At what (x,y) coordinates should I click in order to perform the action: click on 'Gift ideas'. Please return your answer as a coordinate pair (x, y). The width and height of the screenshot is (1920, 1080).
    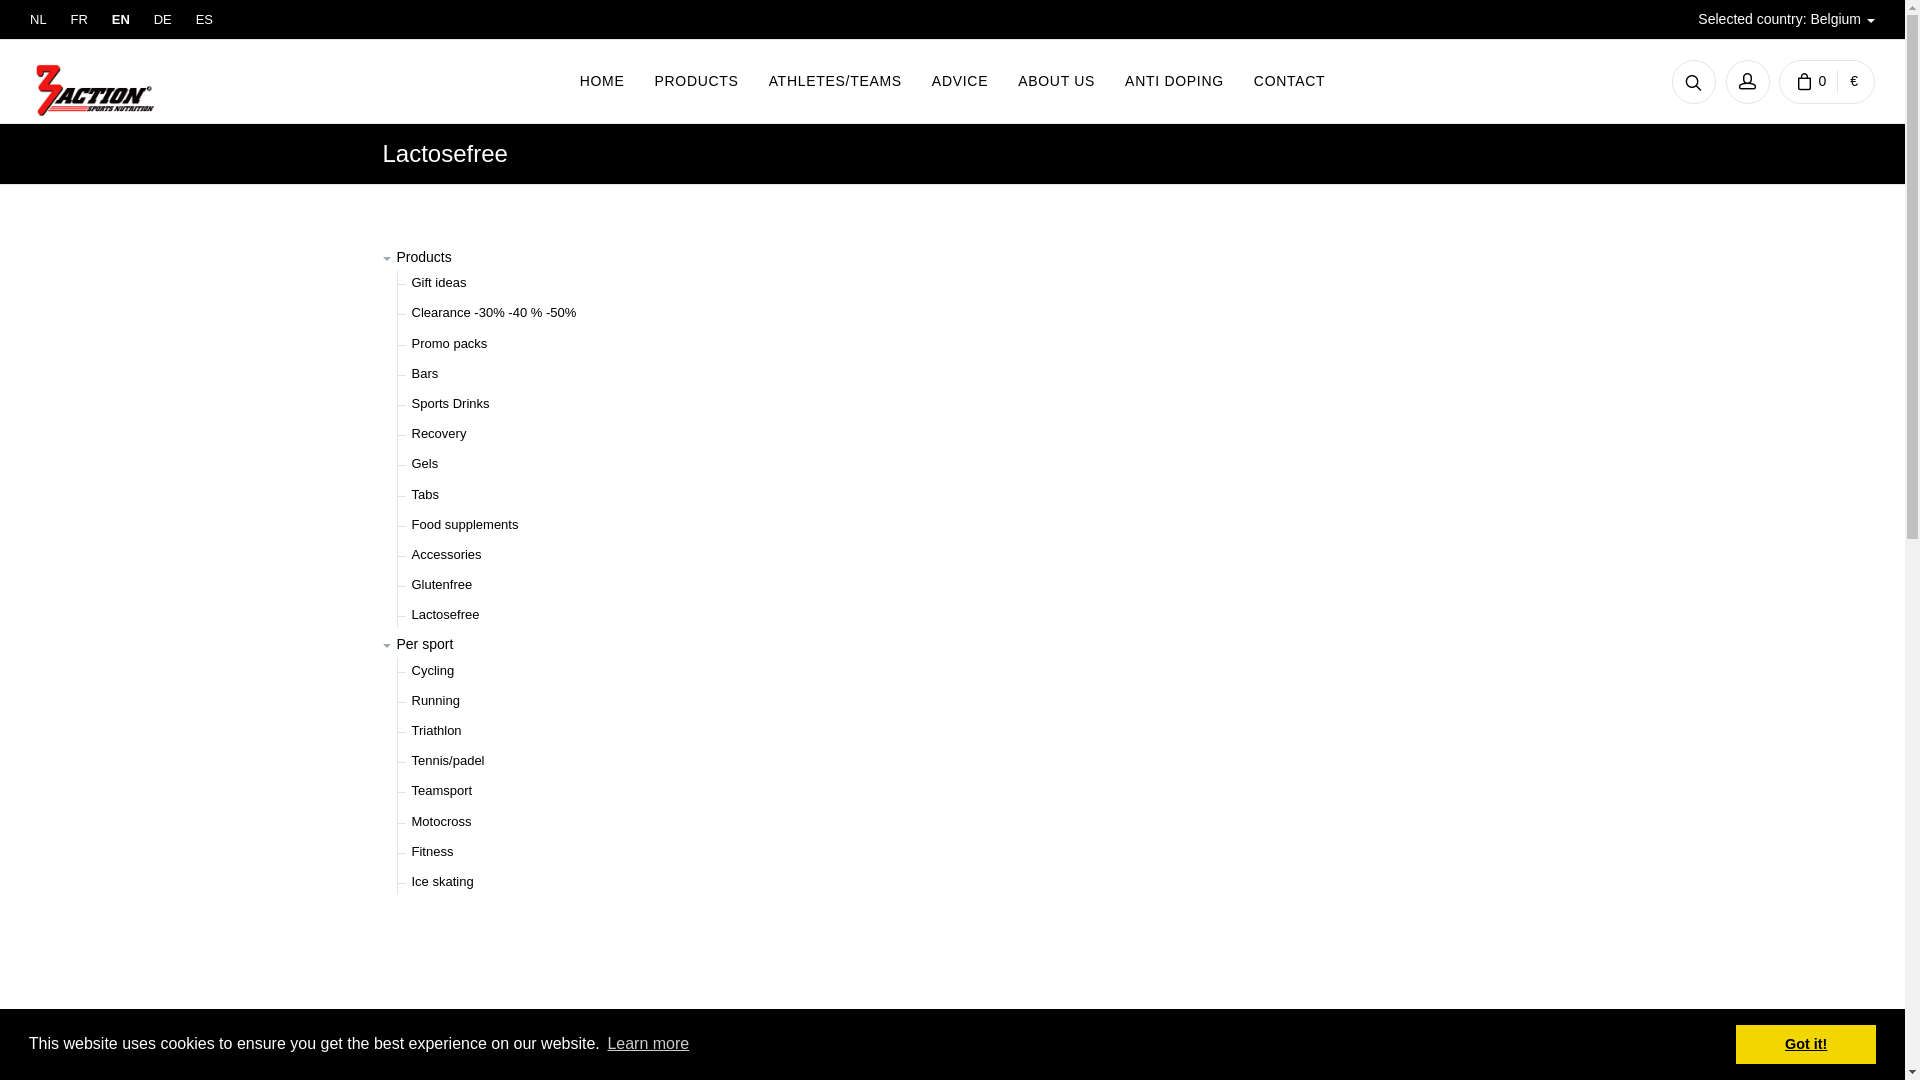
    Looking at the image, I should click on (438, 282).